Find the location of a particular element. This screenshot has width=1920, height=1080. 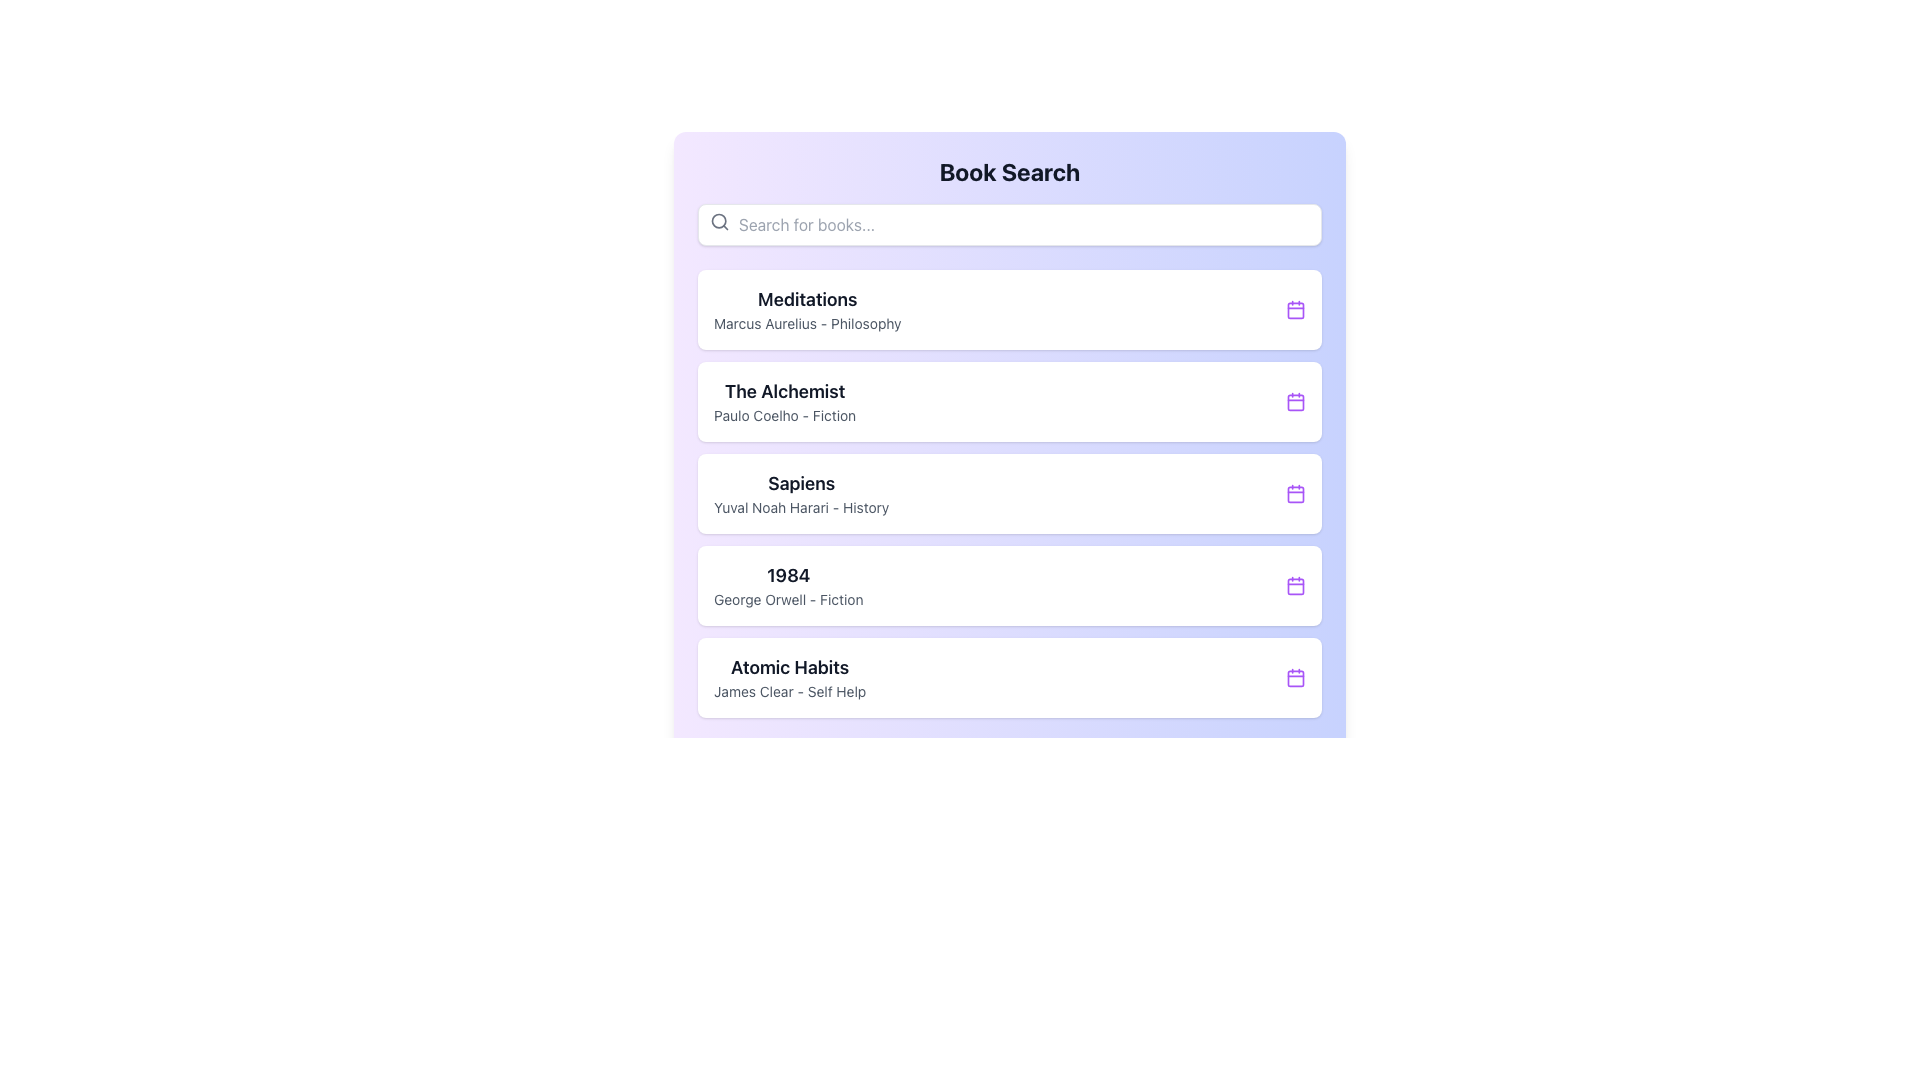

the text grouping card displaying 'Sapiens' by Yuval Noah Harari is located at coordinates (801, 493).